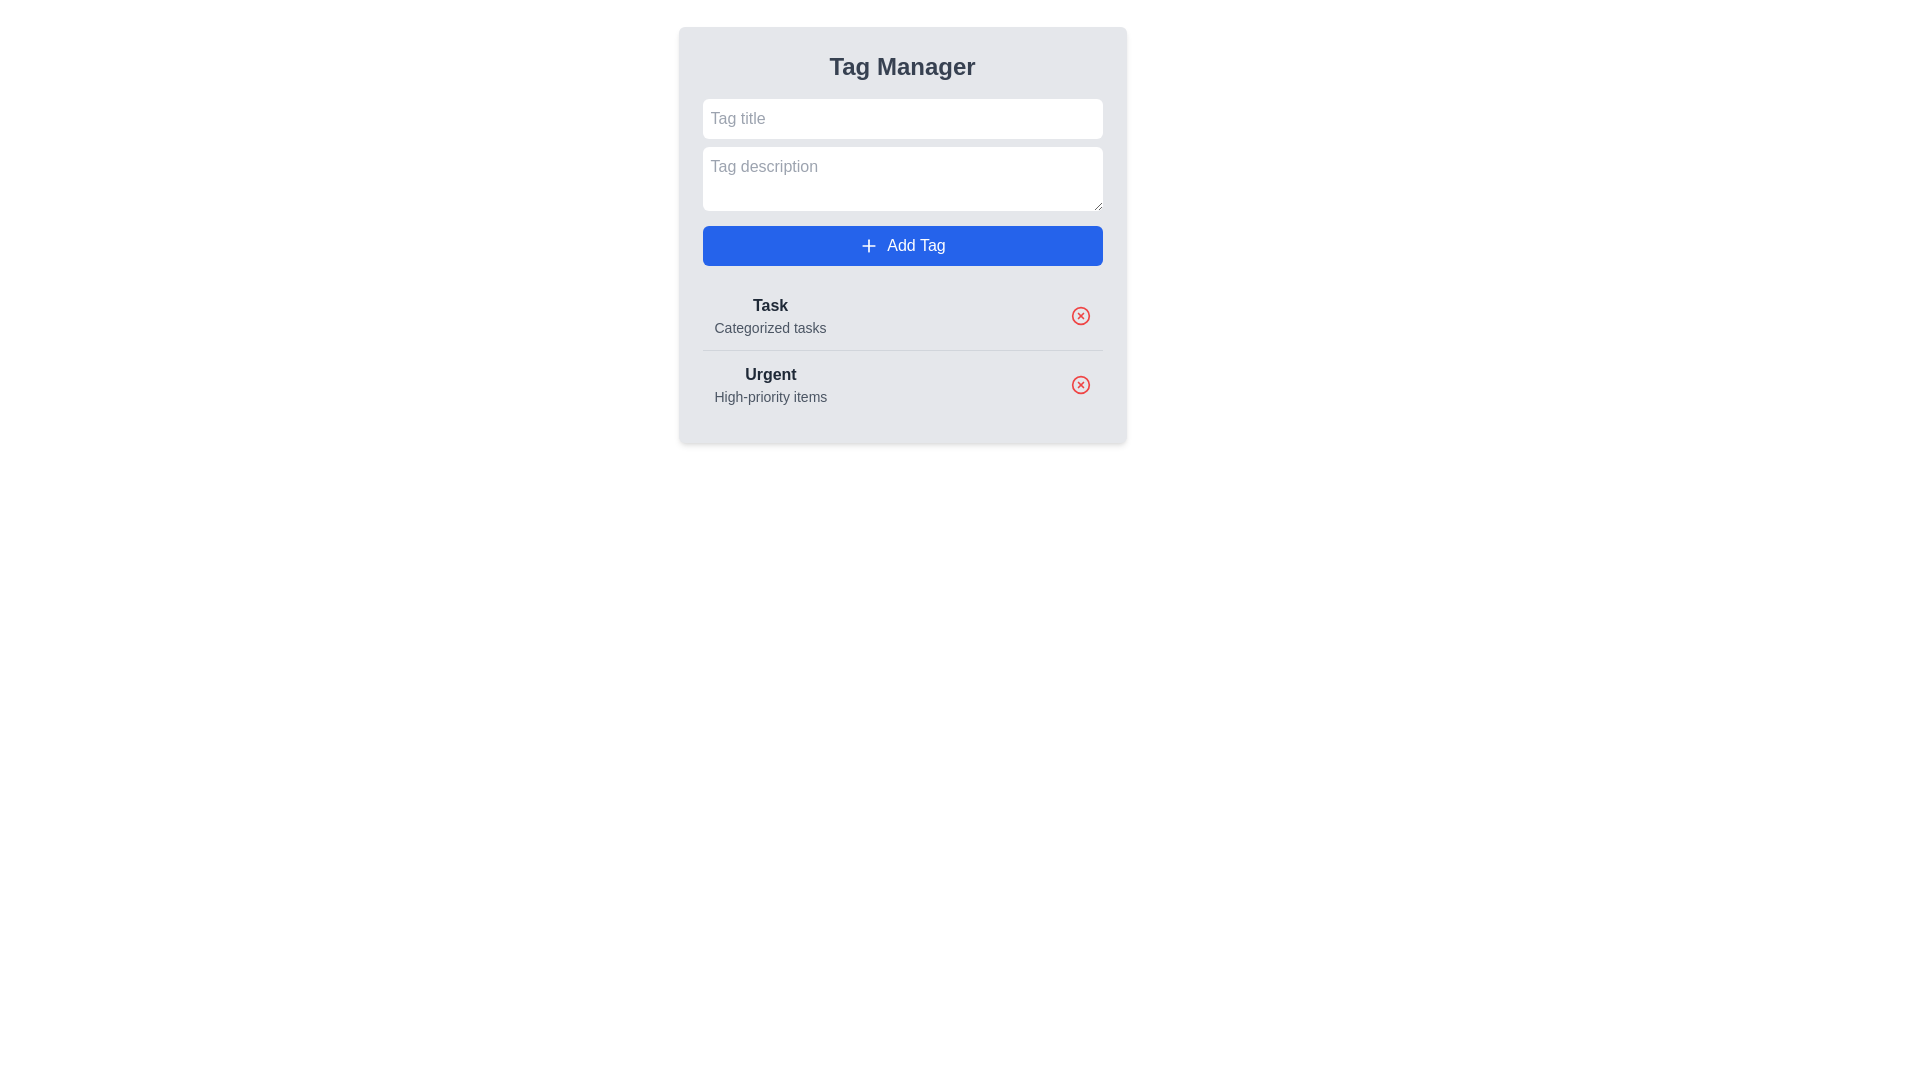 The height and width of the screenshot is (1080, 1920). What do you see at coordinates (901, 384) in the screenshot?
I see `text content of the Task item entry with the bold 'Urgent' label and the gray 'High-priority items' description, located in the categorized task list` at bounding box center [901, 384].